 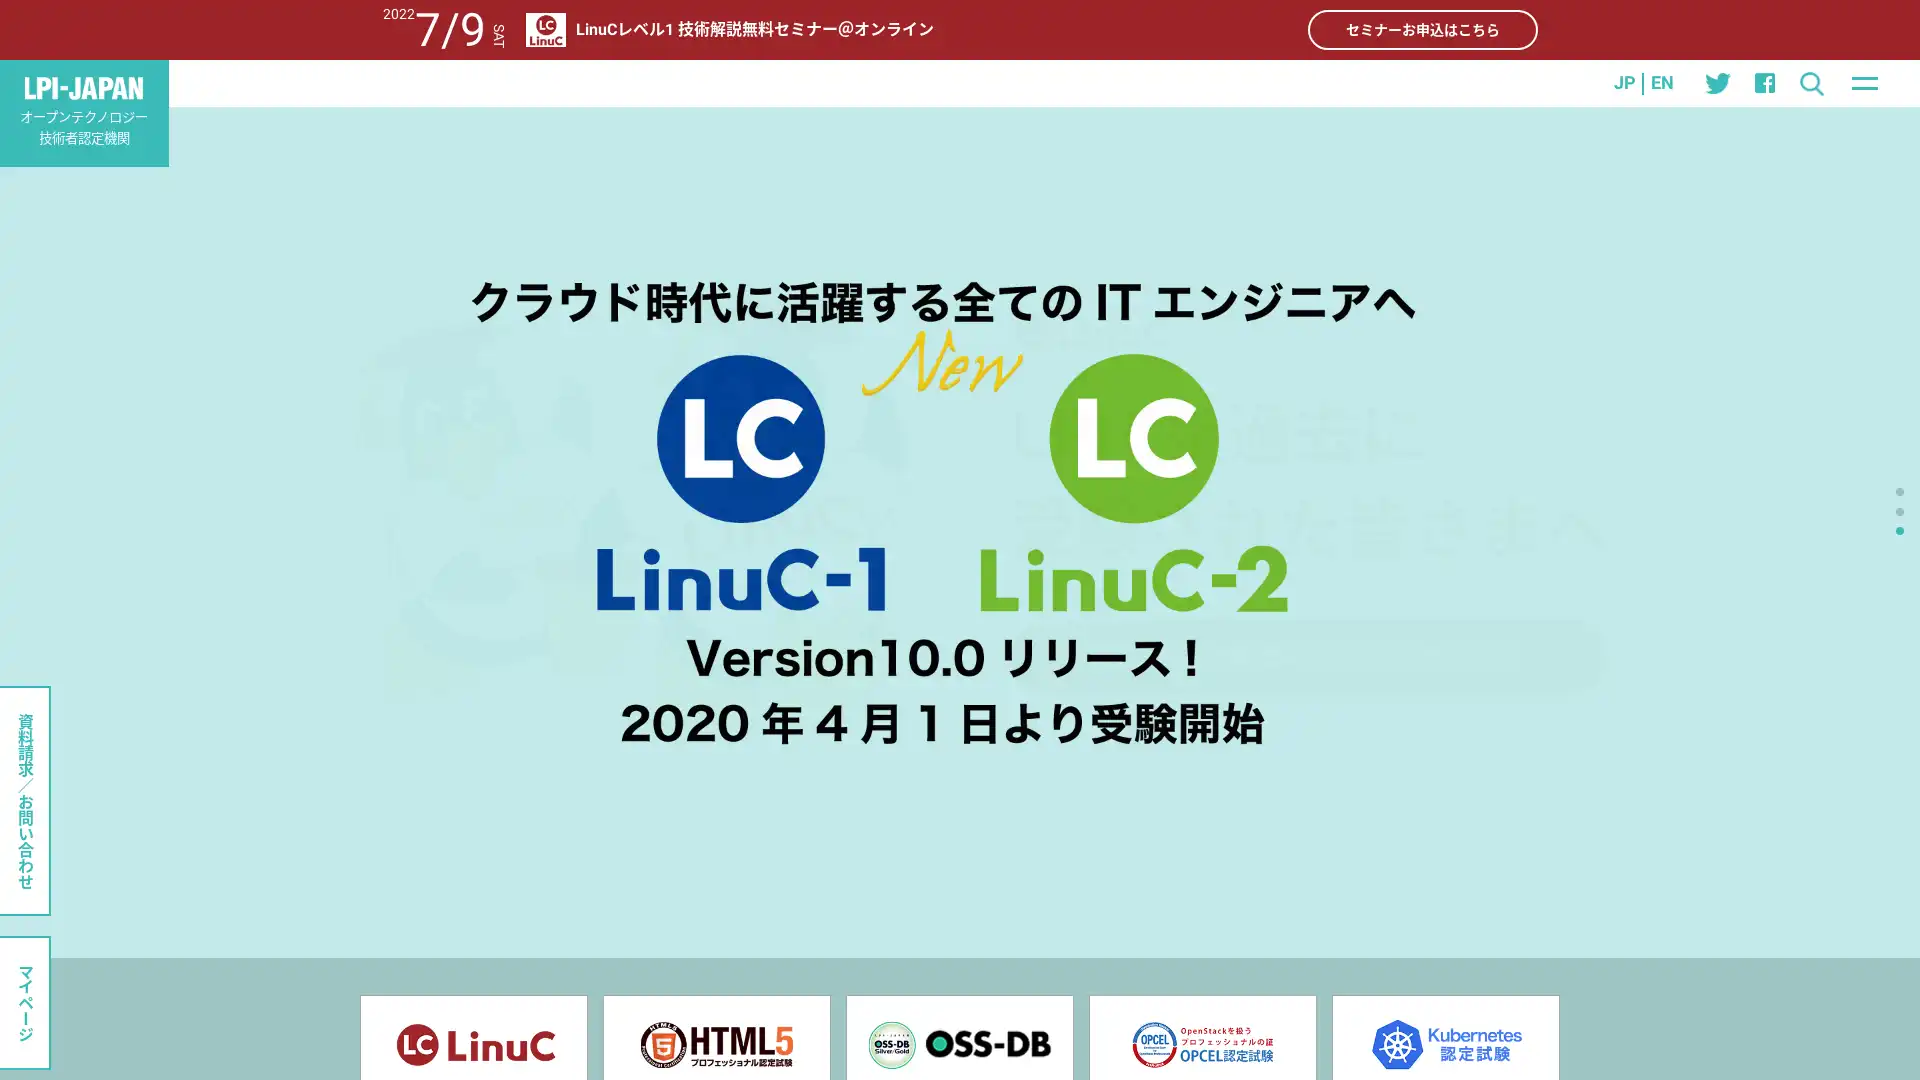 I want to click on Go to slide 3, so click(x=1899, y=528).